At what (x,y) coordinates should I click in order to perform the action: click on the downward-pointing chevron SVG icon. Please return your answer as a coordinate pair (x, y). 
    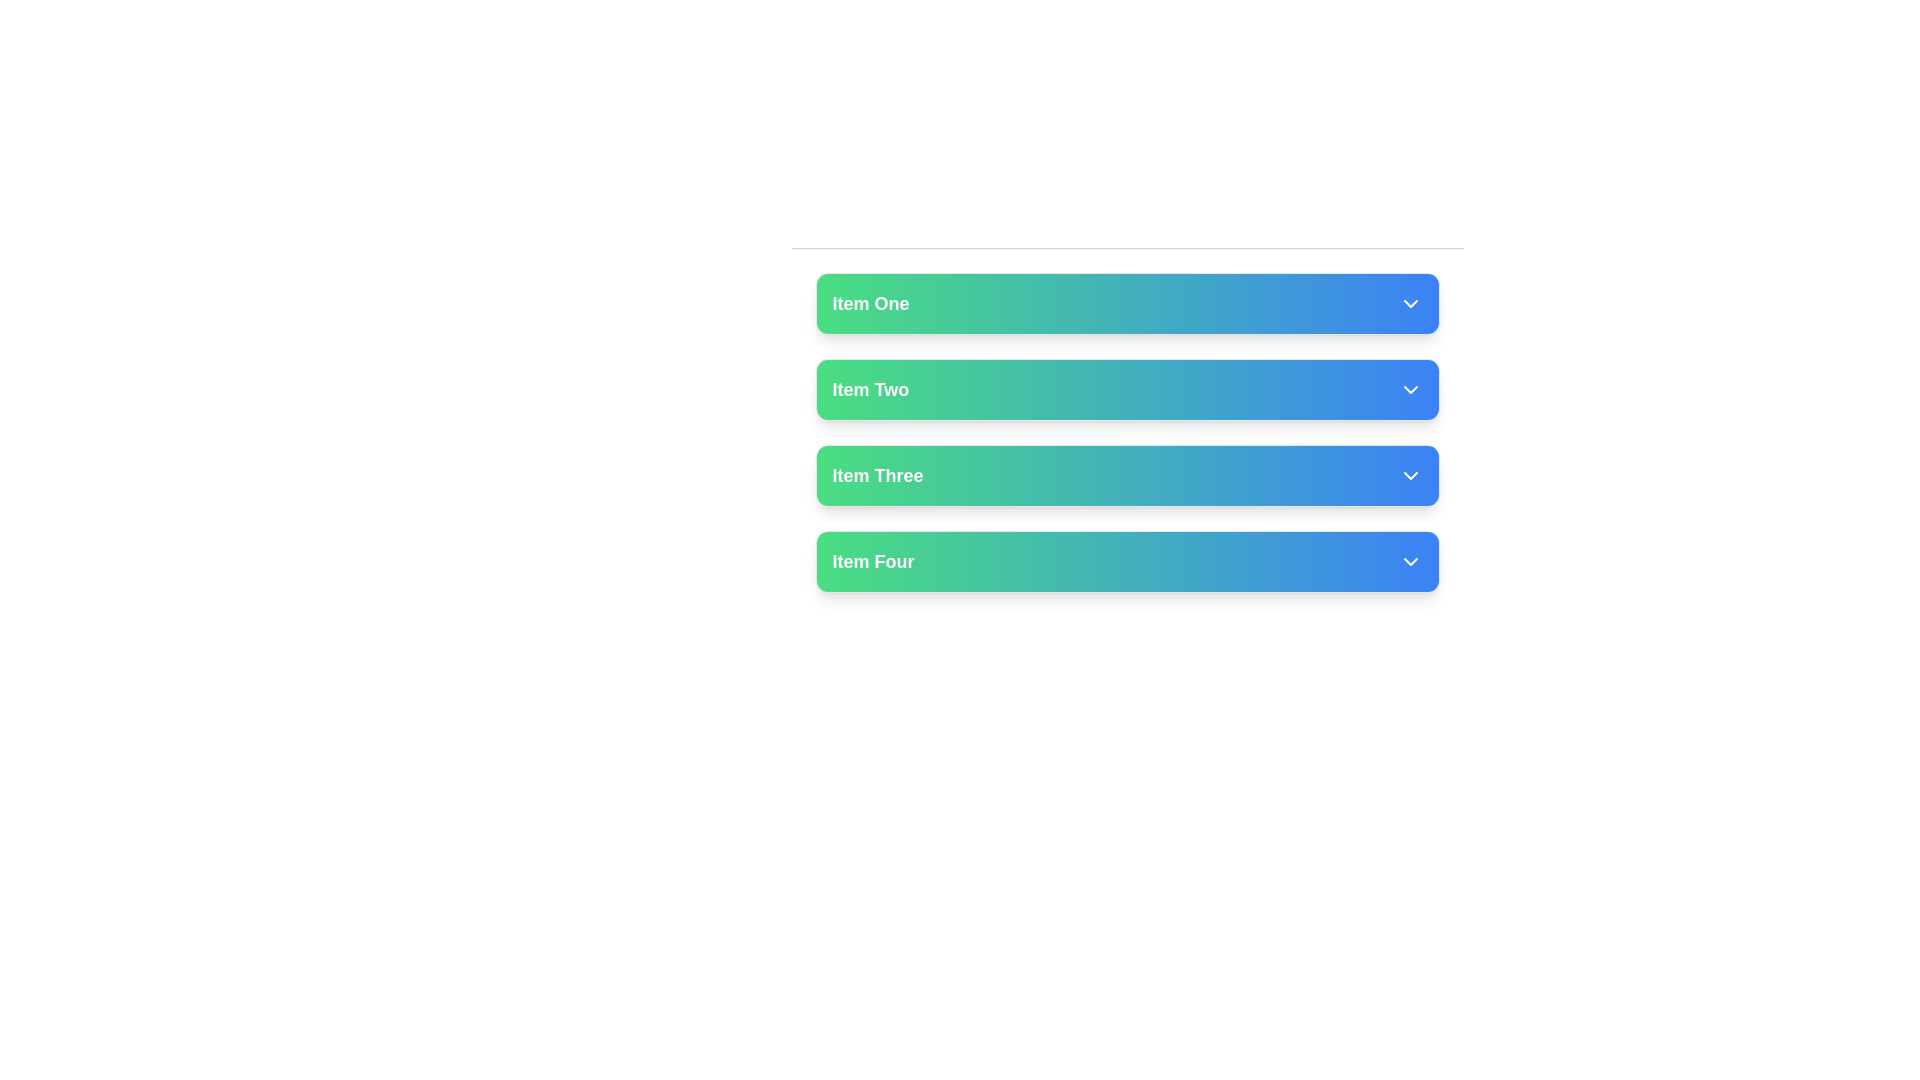
    Looking at the image, I should click on (1409, 475).